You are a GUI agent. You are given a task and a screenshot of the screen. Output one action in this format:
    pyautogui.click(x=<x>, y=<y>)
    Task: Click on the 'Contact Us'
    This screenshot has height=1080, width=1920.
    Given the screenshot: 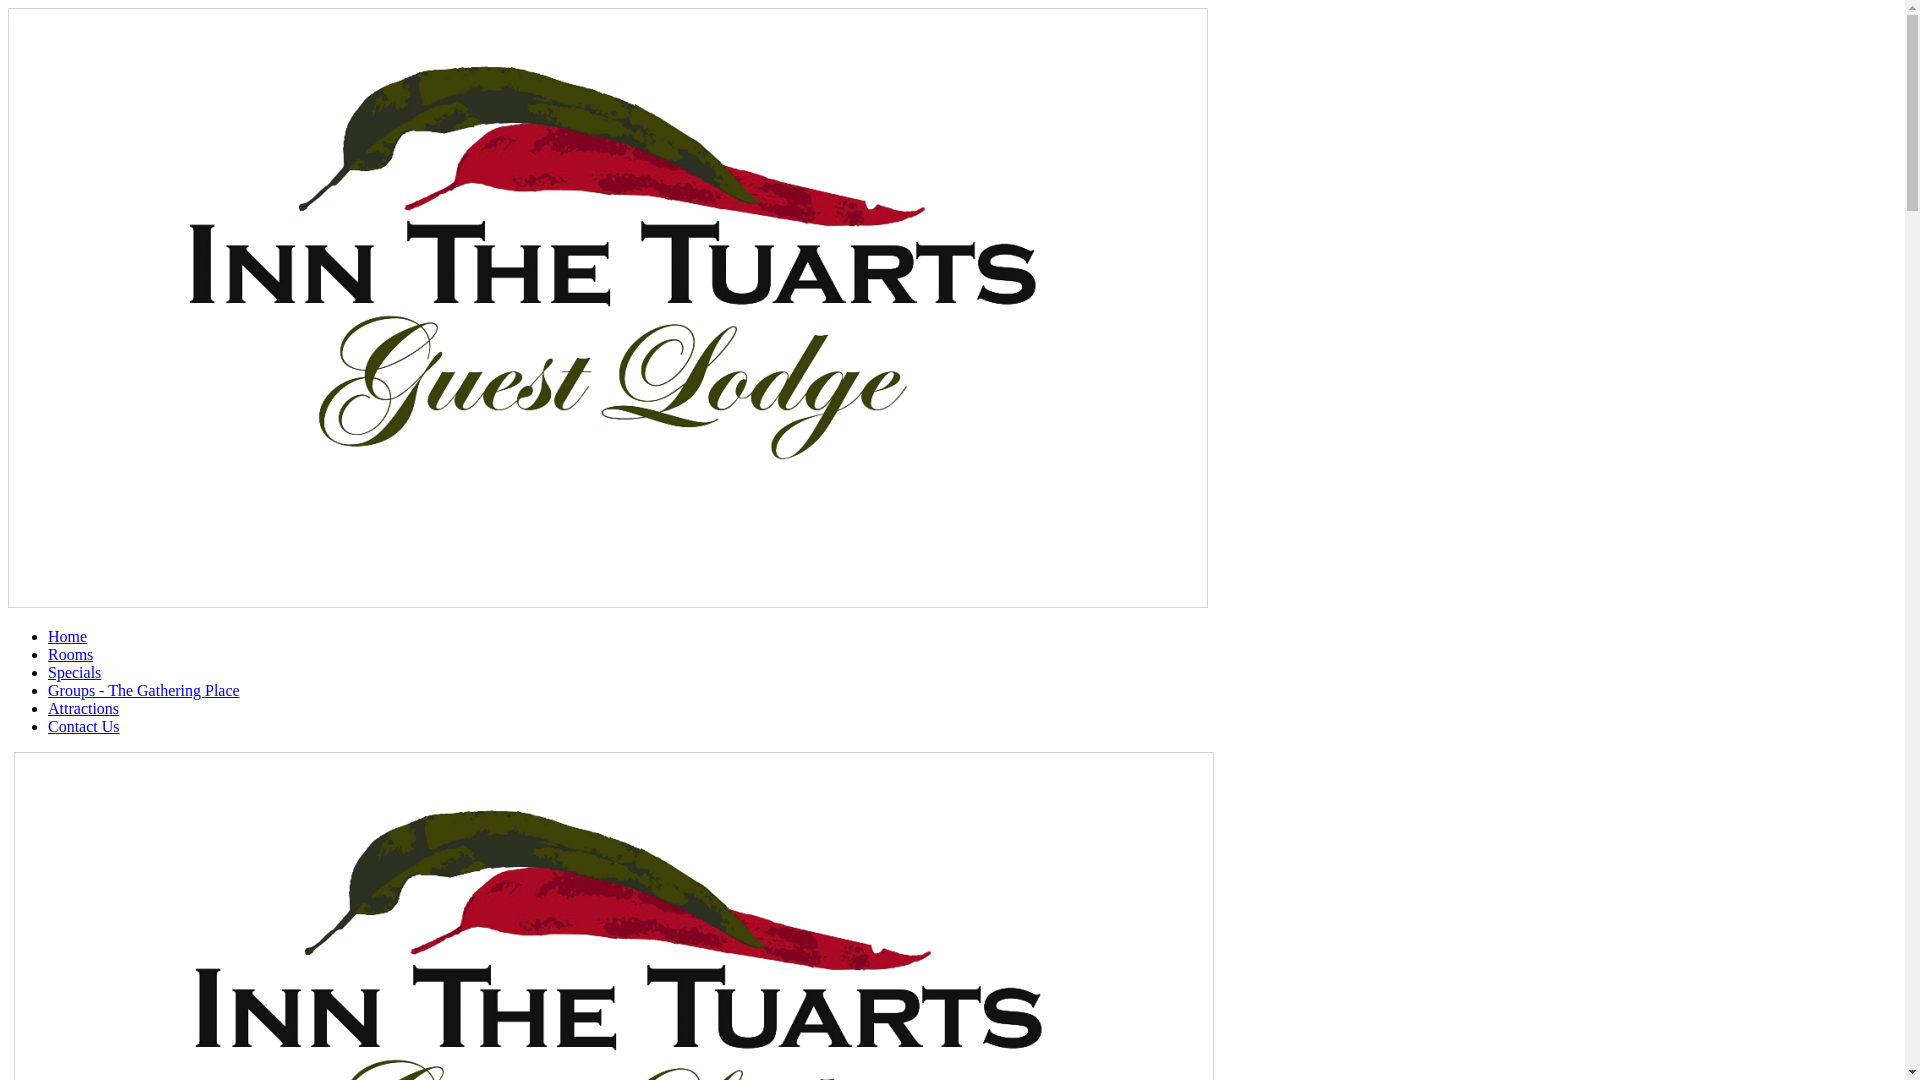 What is the action you would take?
    pyautogui.click(x=82, y=726)
    